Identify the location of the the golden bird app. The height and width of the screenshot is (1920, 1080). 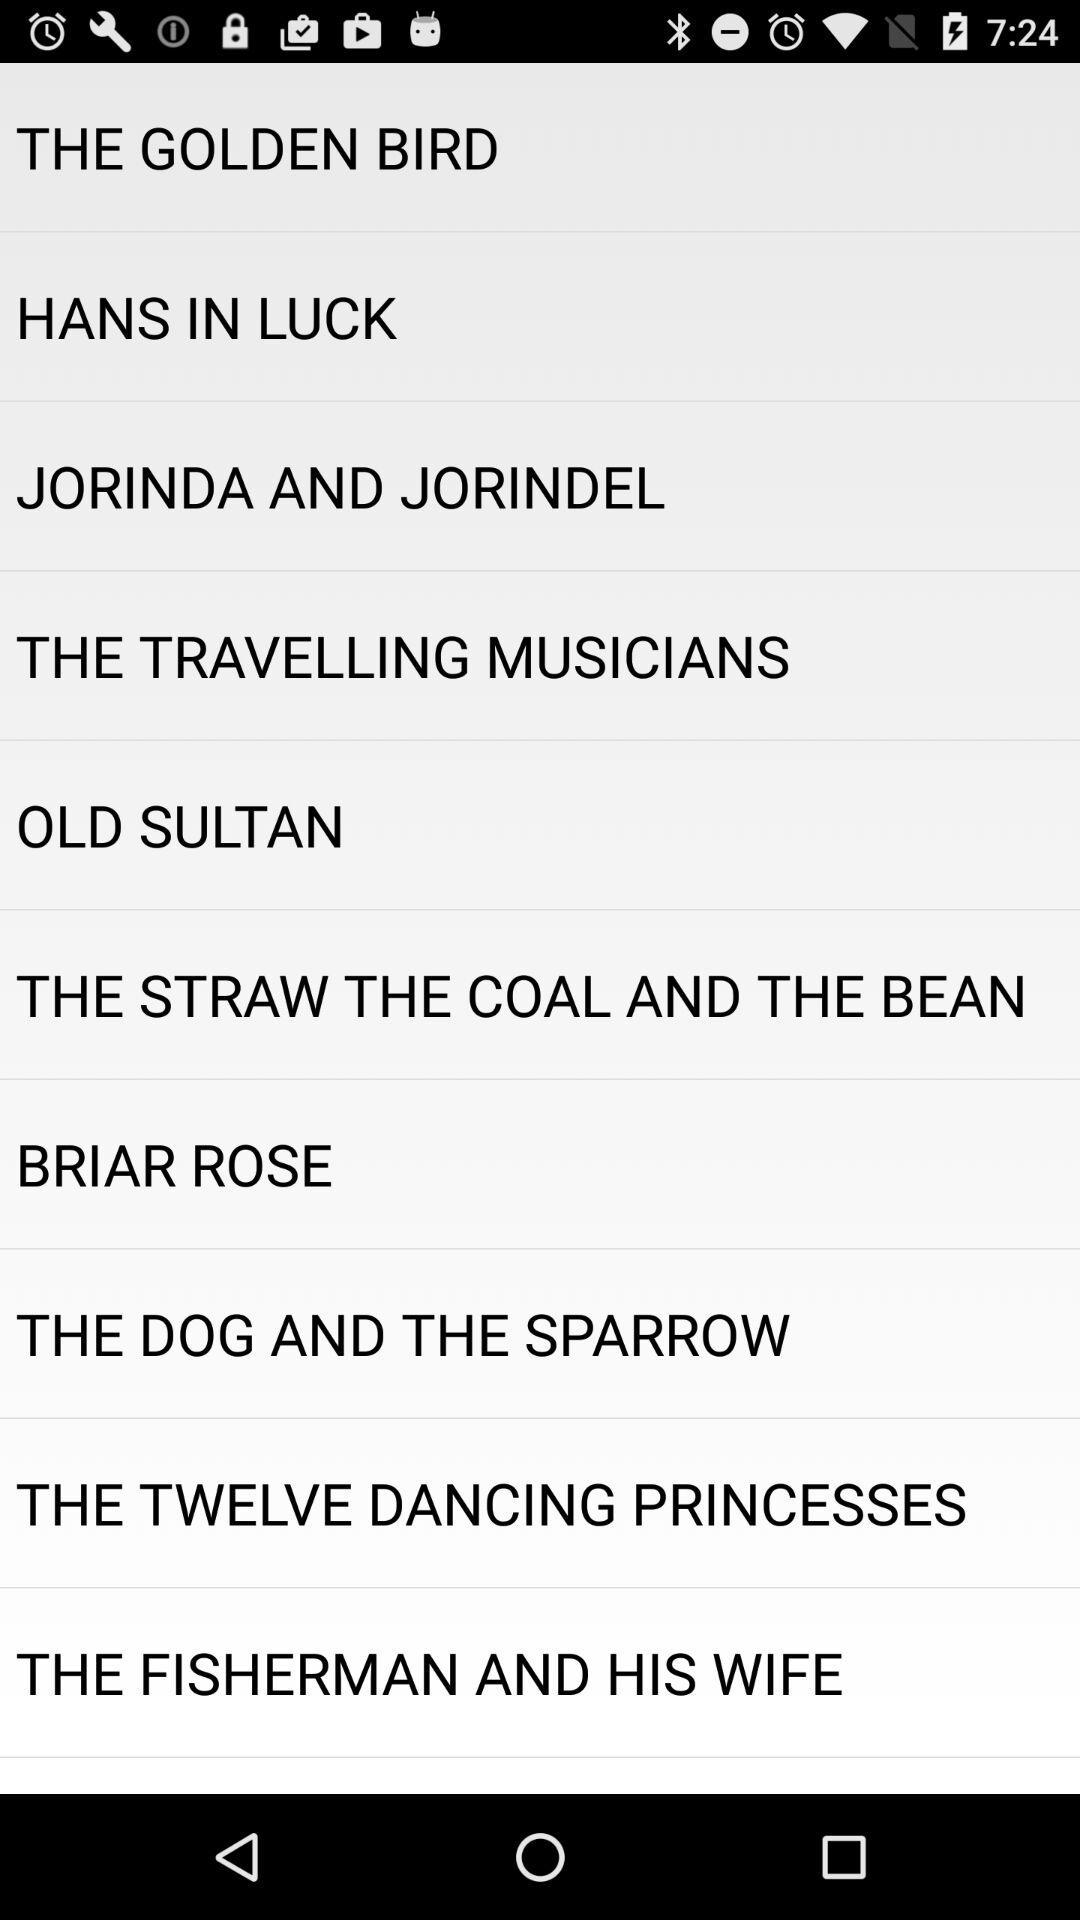
(540, 146).